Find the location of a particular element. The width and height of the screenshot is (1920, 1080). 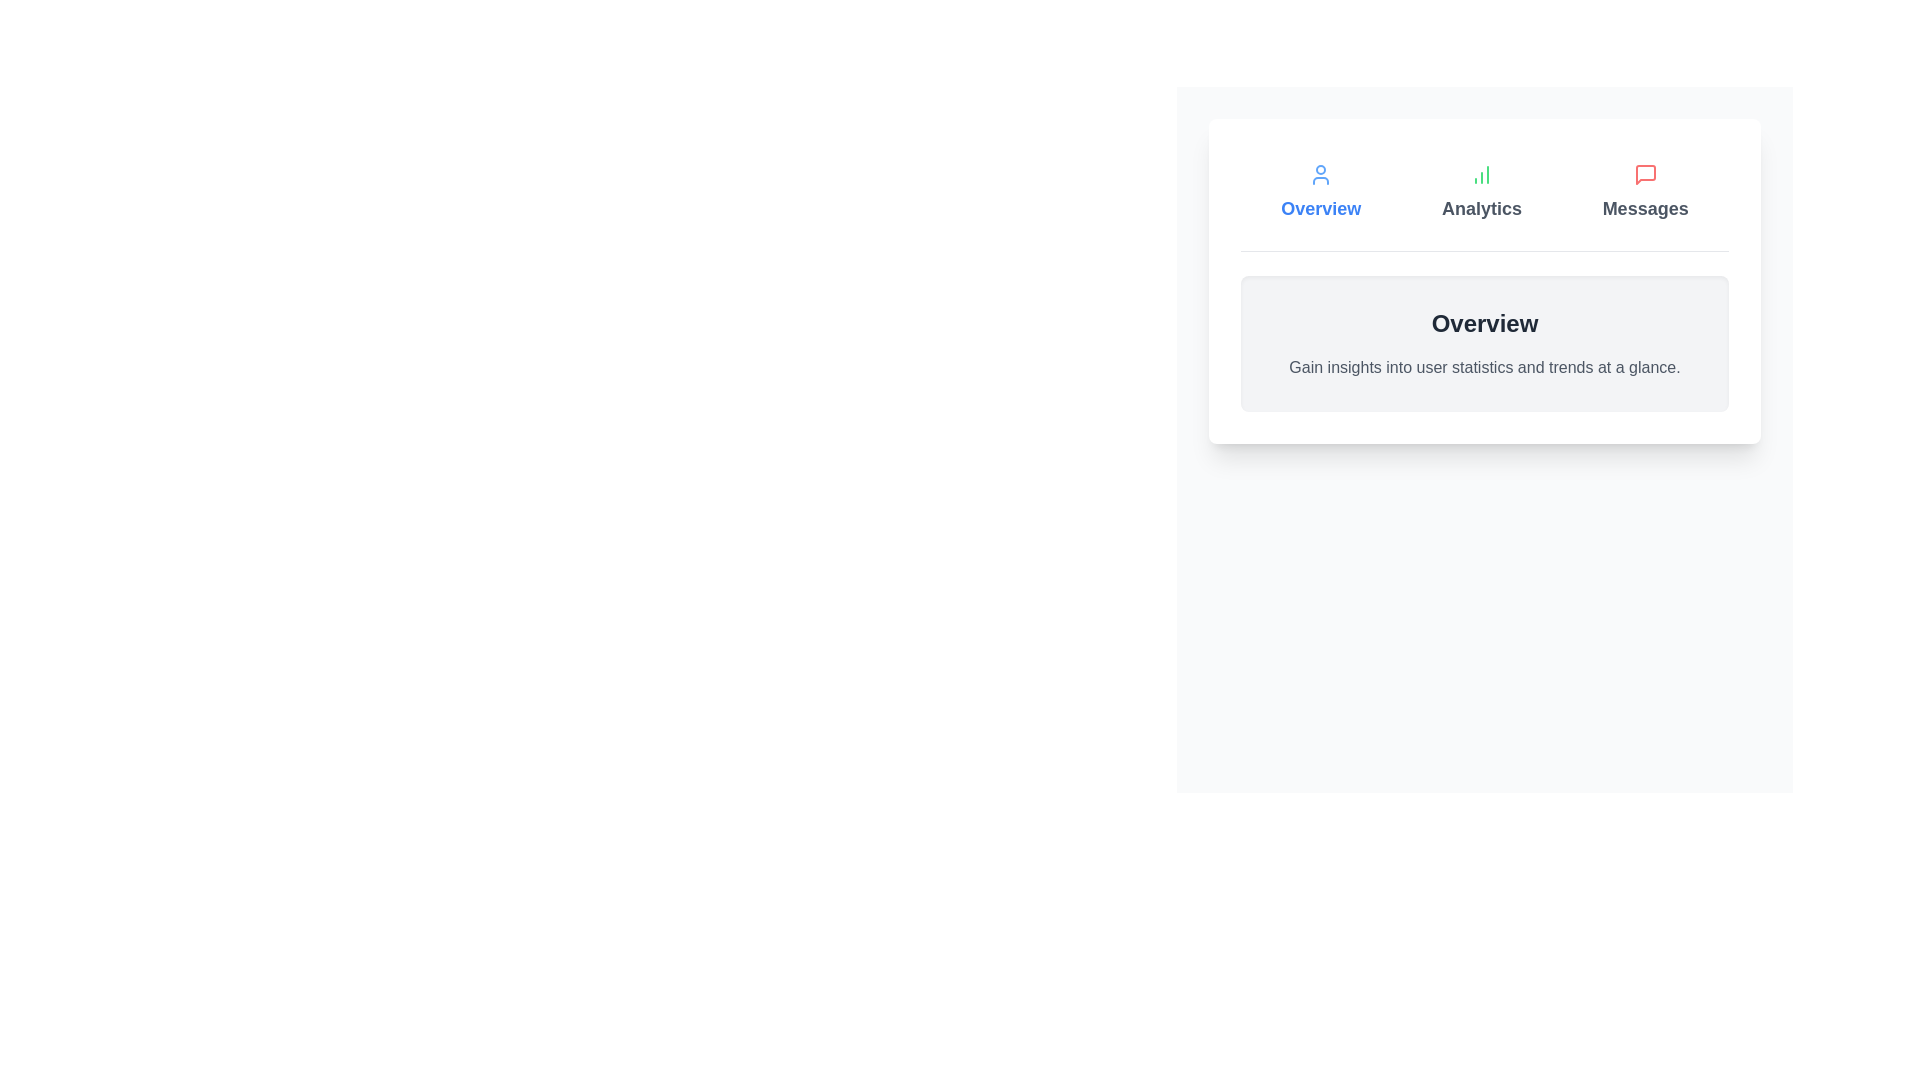

the Analytics tab to see its hover effect is located at coordinates (1482, 192).